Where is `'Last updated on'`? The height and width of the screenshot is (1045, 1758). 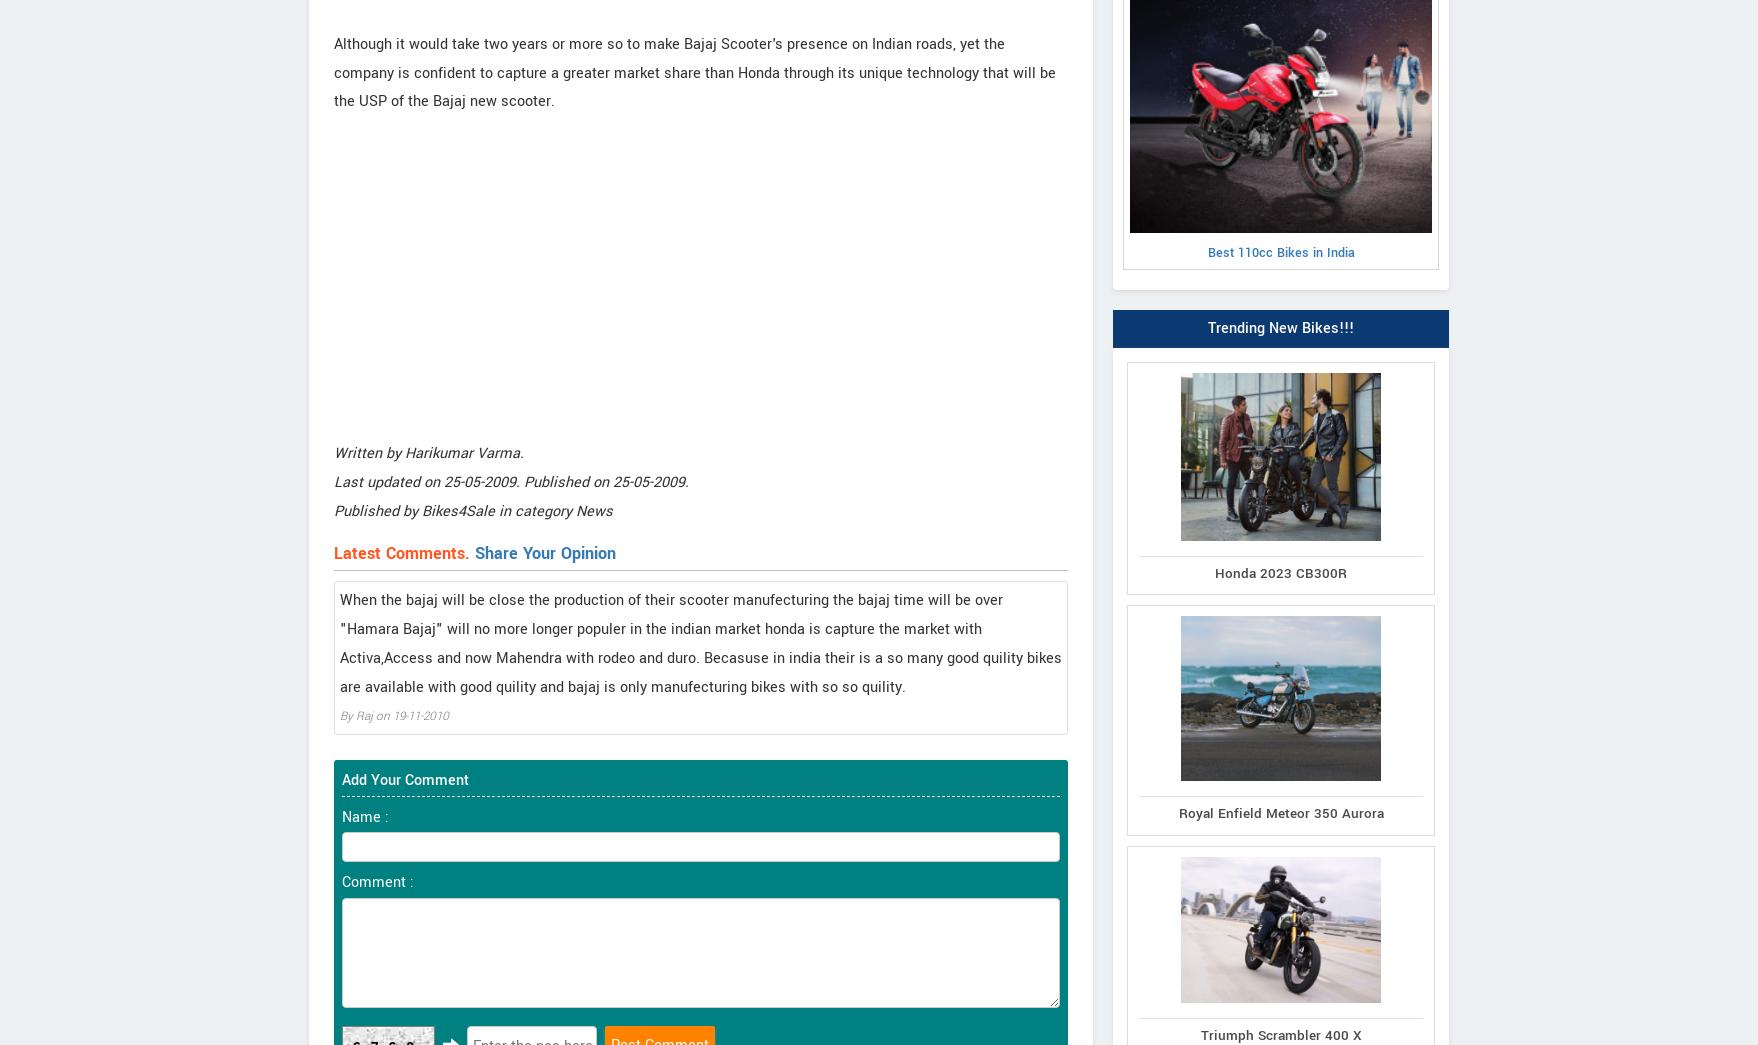 'Last updated on' is located at coordinates (334, 480).